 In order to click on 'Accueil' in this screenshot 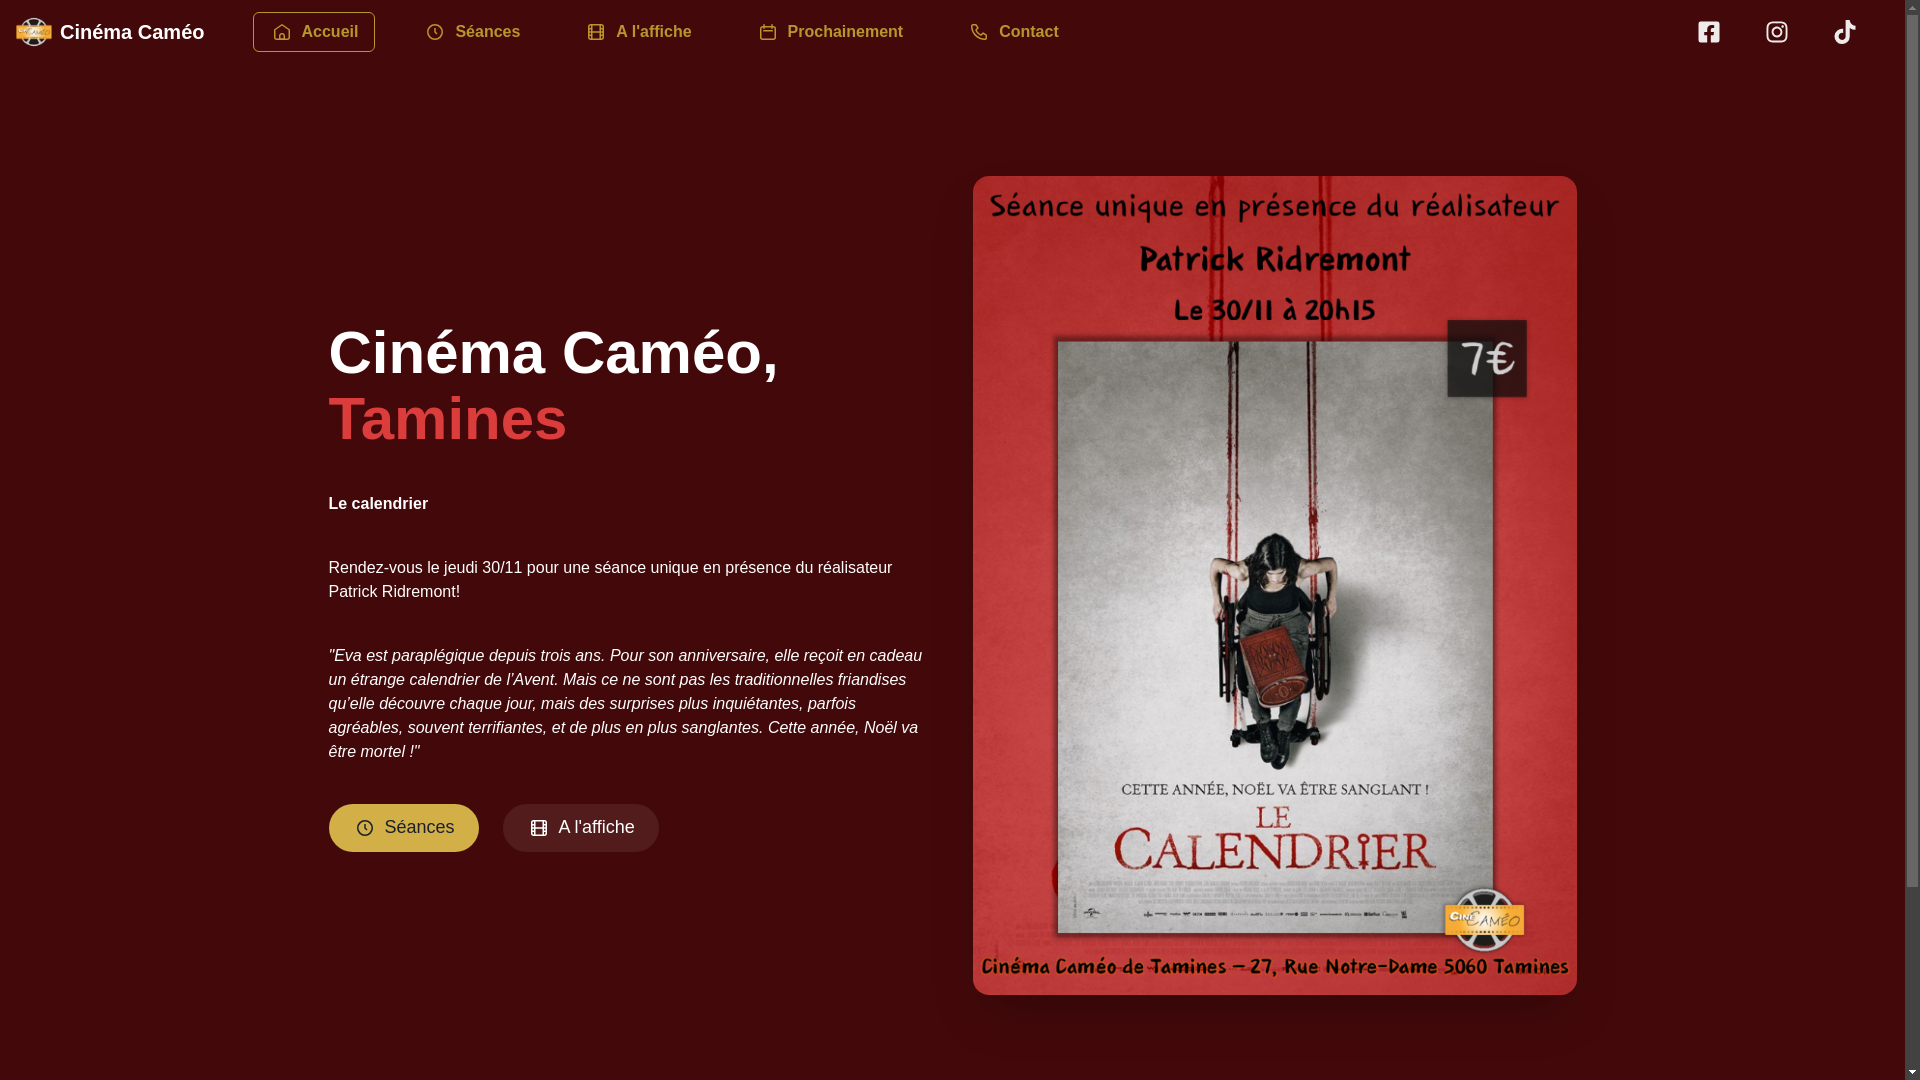, I will do `click(251, 31)`.